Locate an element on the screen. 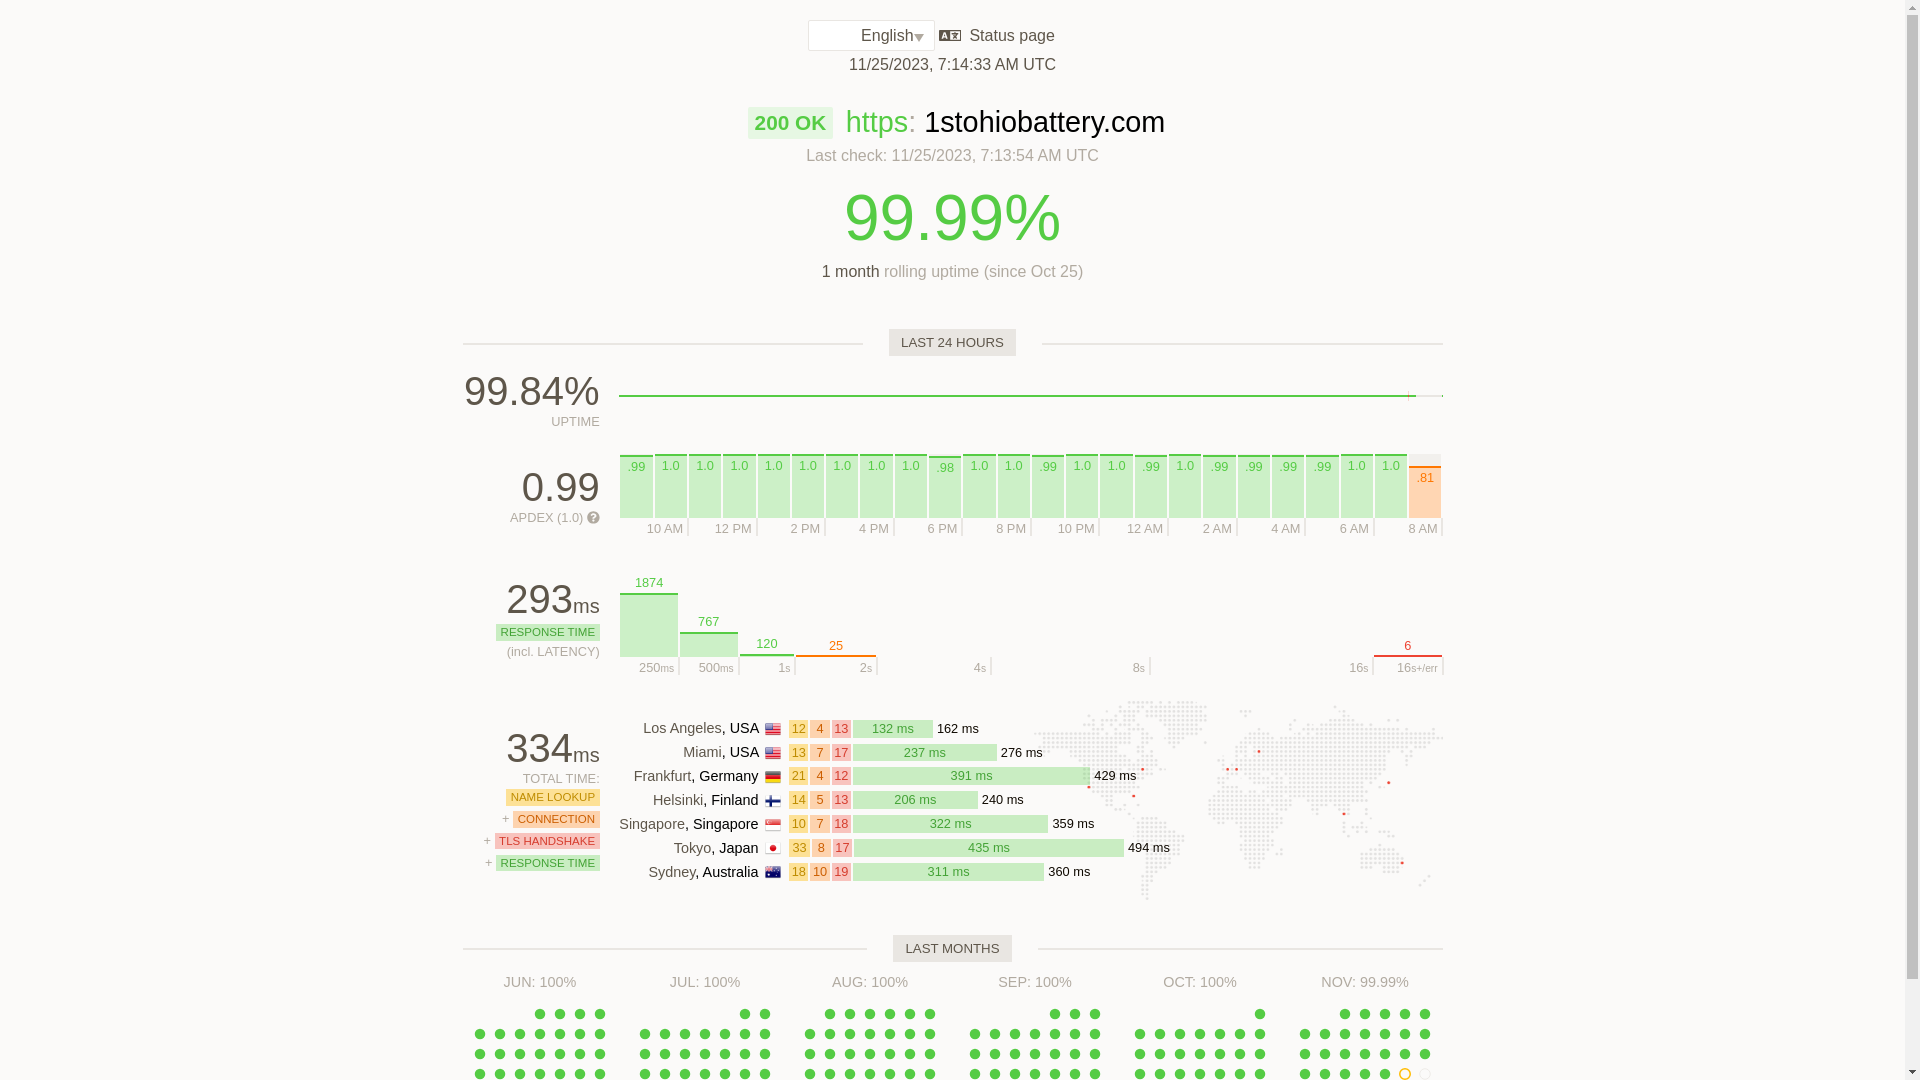 The image size is (1920, 1080). '<small>Sep 10:</small> No downtime' is located at coordinates (1093, 1033).